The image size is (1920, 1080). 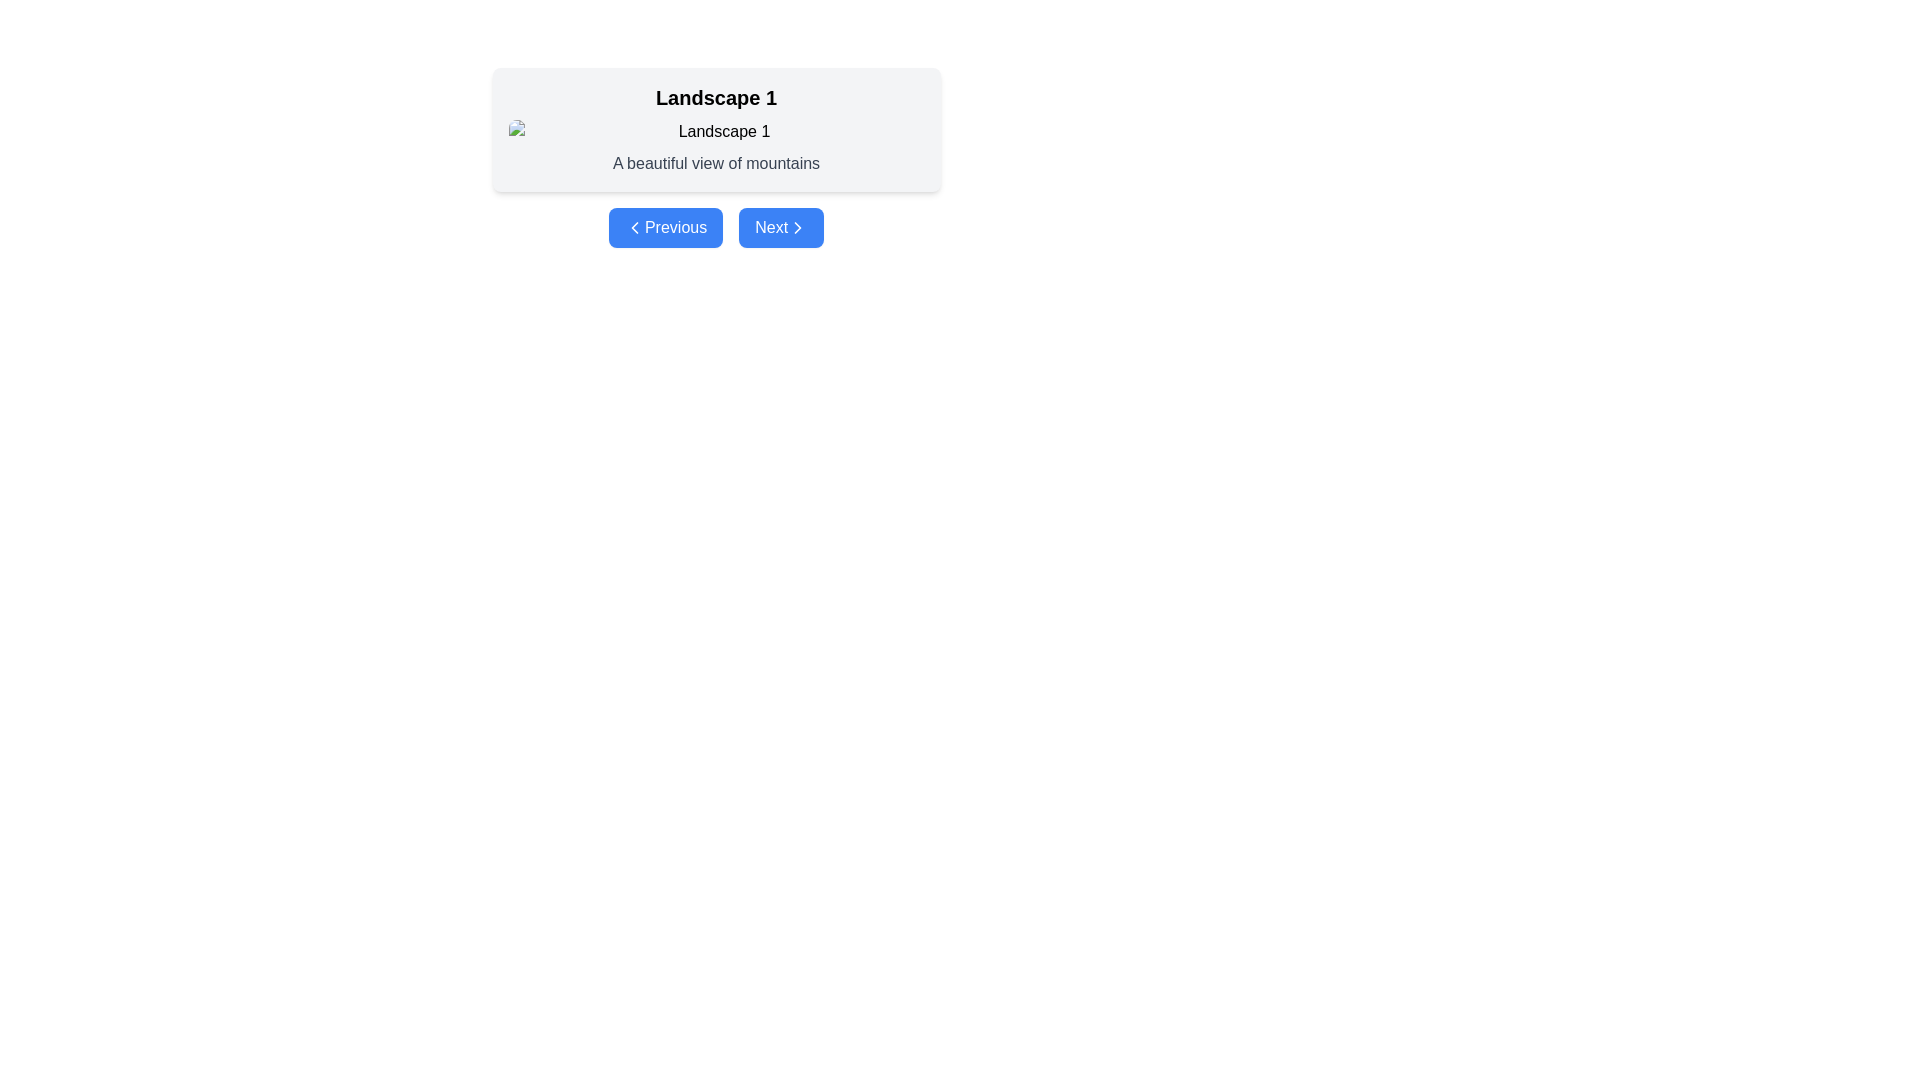 What do you see at coordinates (716, 163) in the screenshot?
I see `the text label that displays the phrase 'A beautiful view of mountains', which is styled in gray sans-serif font and is located within a card beneath the image placeholder and the title 'Landscape 1'` at bounding box center [716, 163].